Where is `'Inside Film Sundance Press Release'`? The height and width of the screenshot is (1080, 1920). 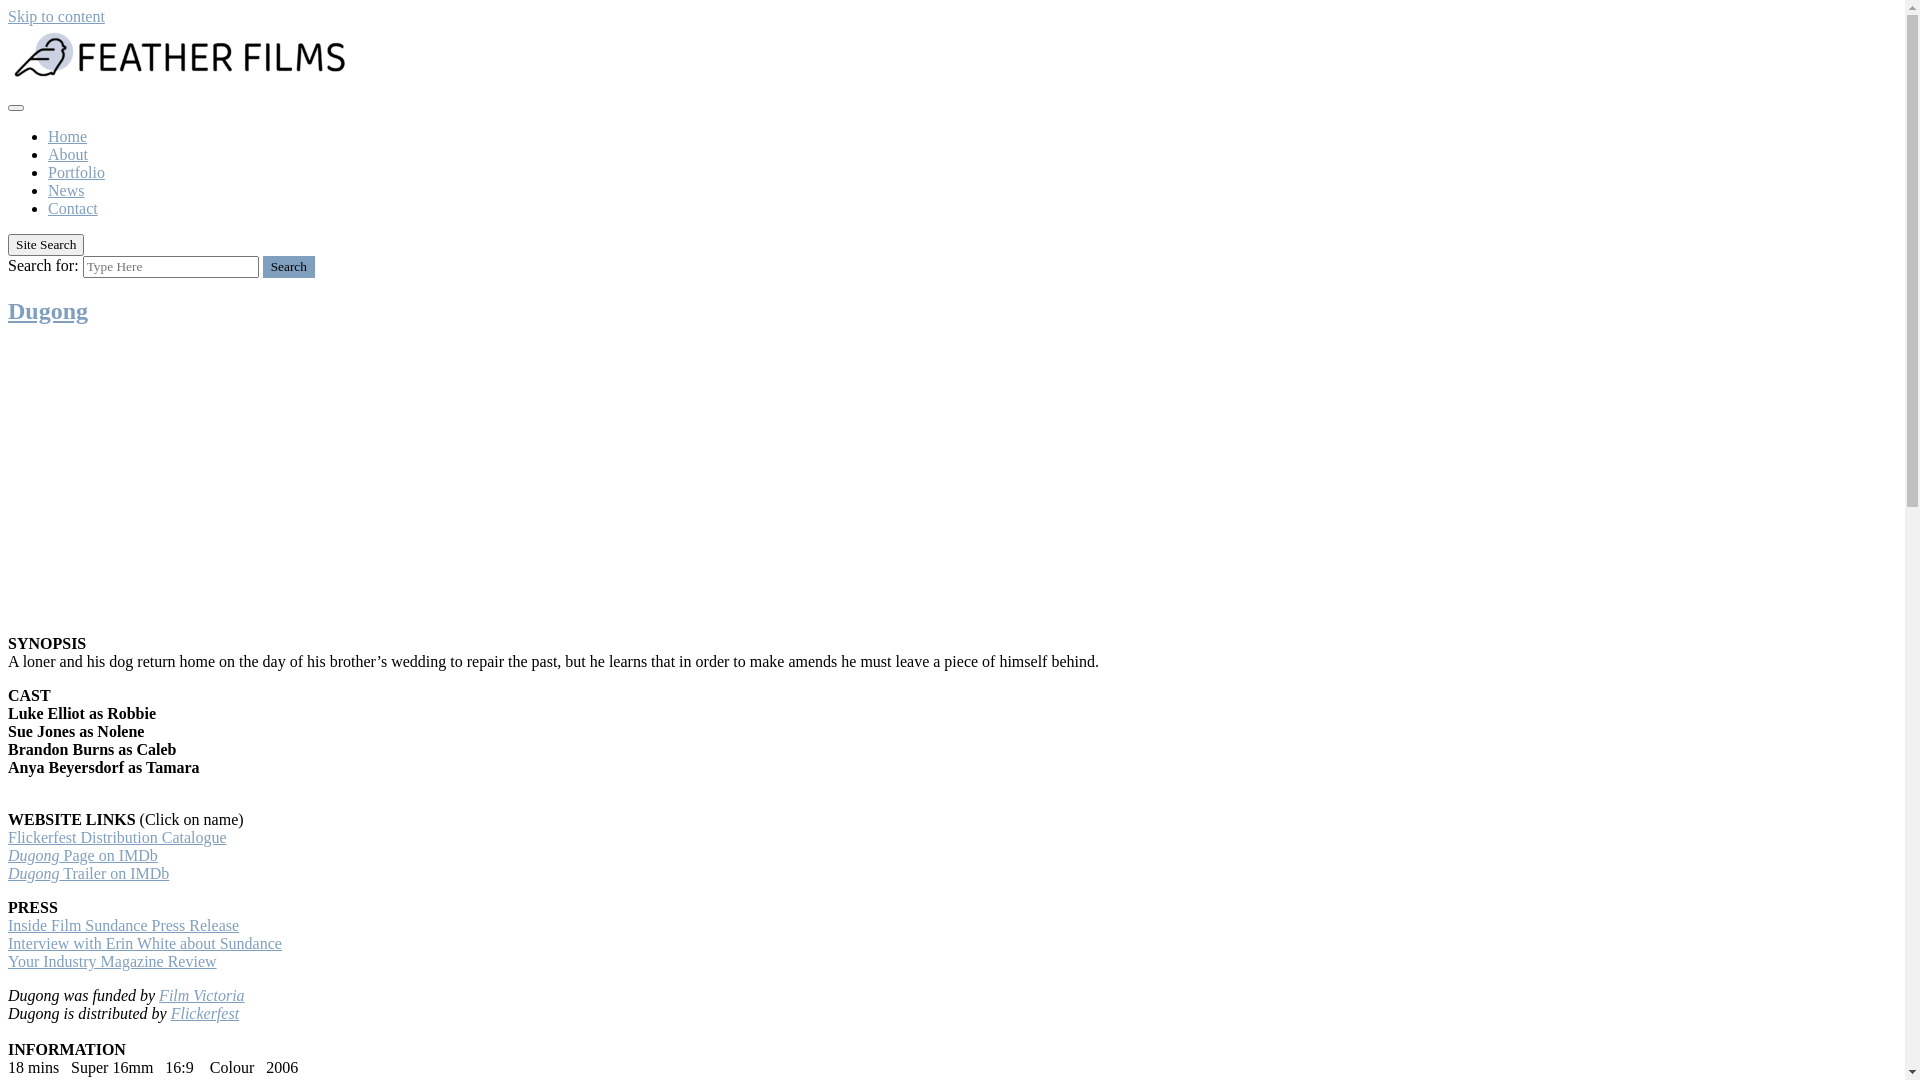 'Inside Film Sundance Press Release' is located at coordinates (8, 925).